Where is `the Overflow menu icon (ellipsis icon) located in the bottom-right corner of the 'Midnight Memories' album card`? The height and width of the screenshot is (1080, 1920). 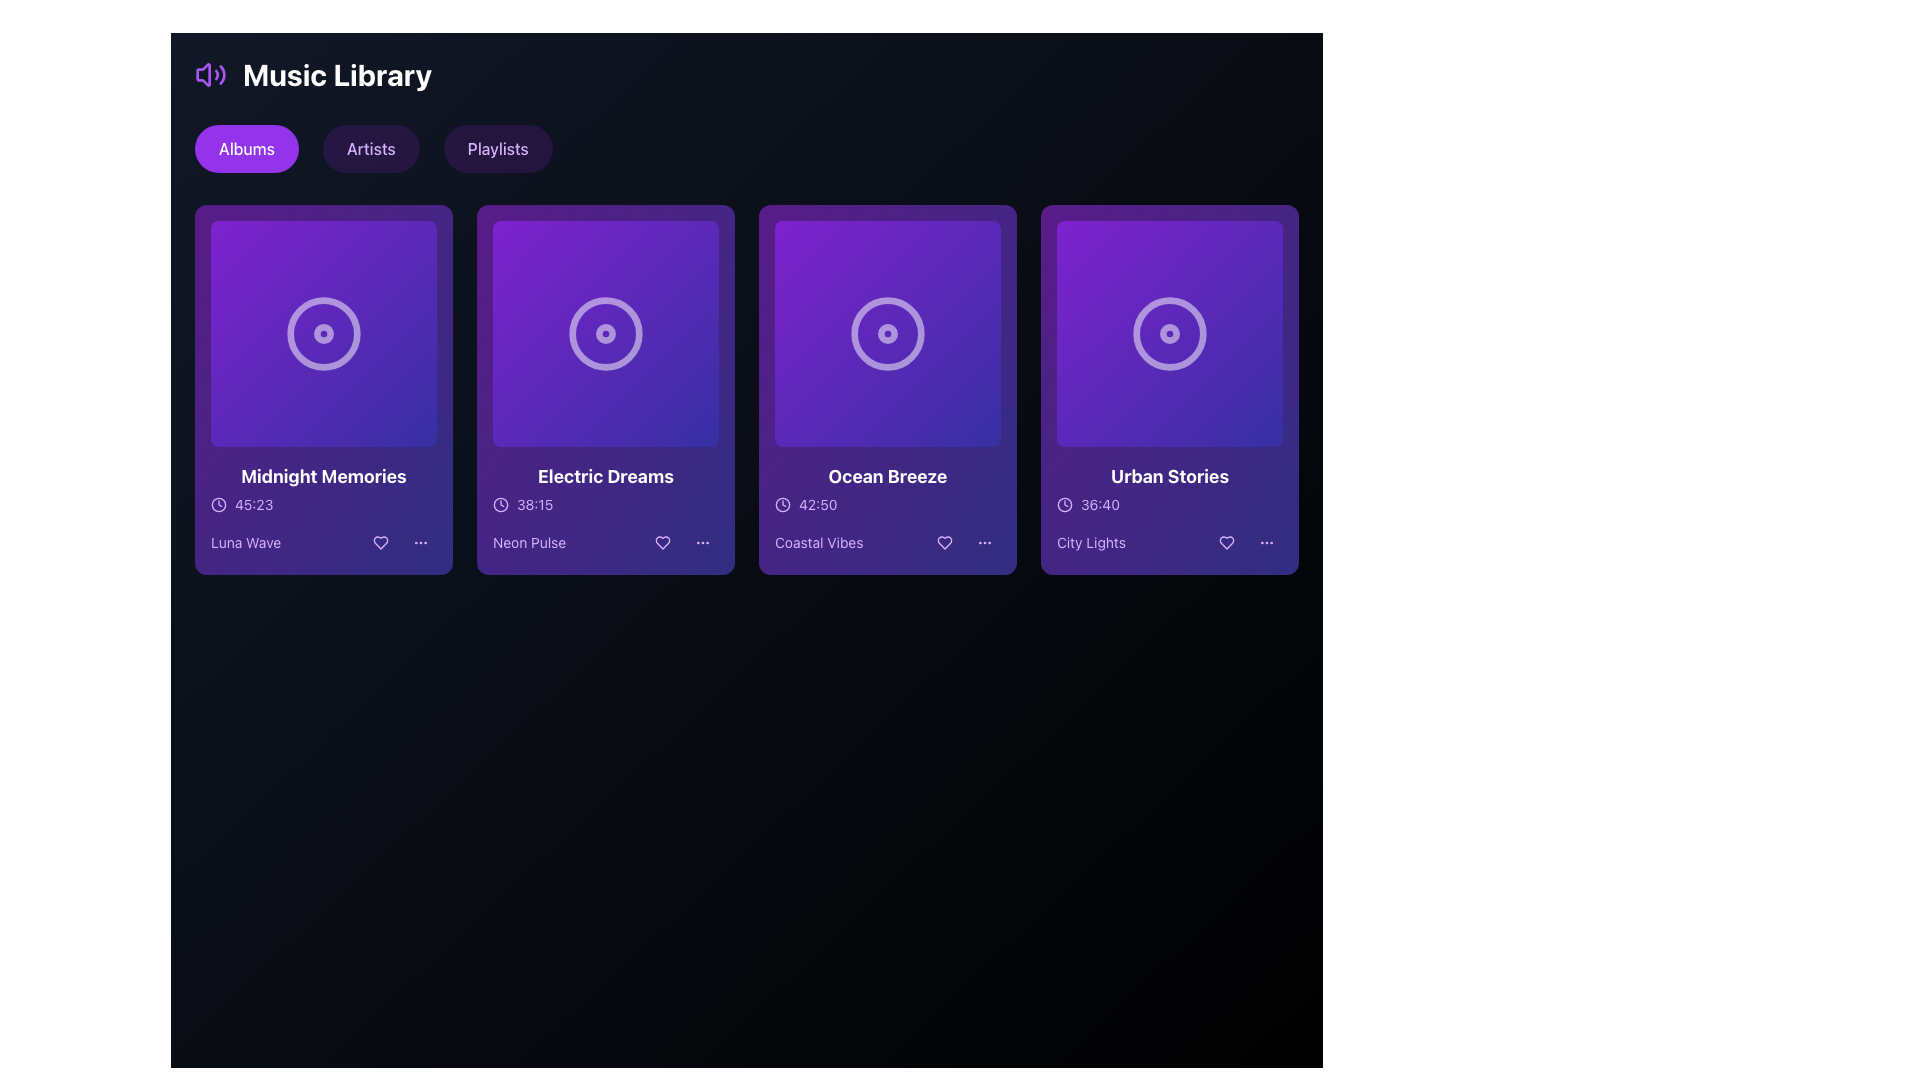
the Overflow menu icon (ellipsis icon) located in the bottom-right corner of the 'Midnight Memories' album card is located at coordinates (420, 543).